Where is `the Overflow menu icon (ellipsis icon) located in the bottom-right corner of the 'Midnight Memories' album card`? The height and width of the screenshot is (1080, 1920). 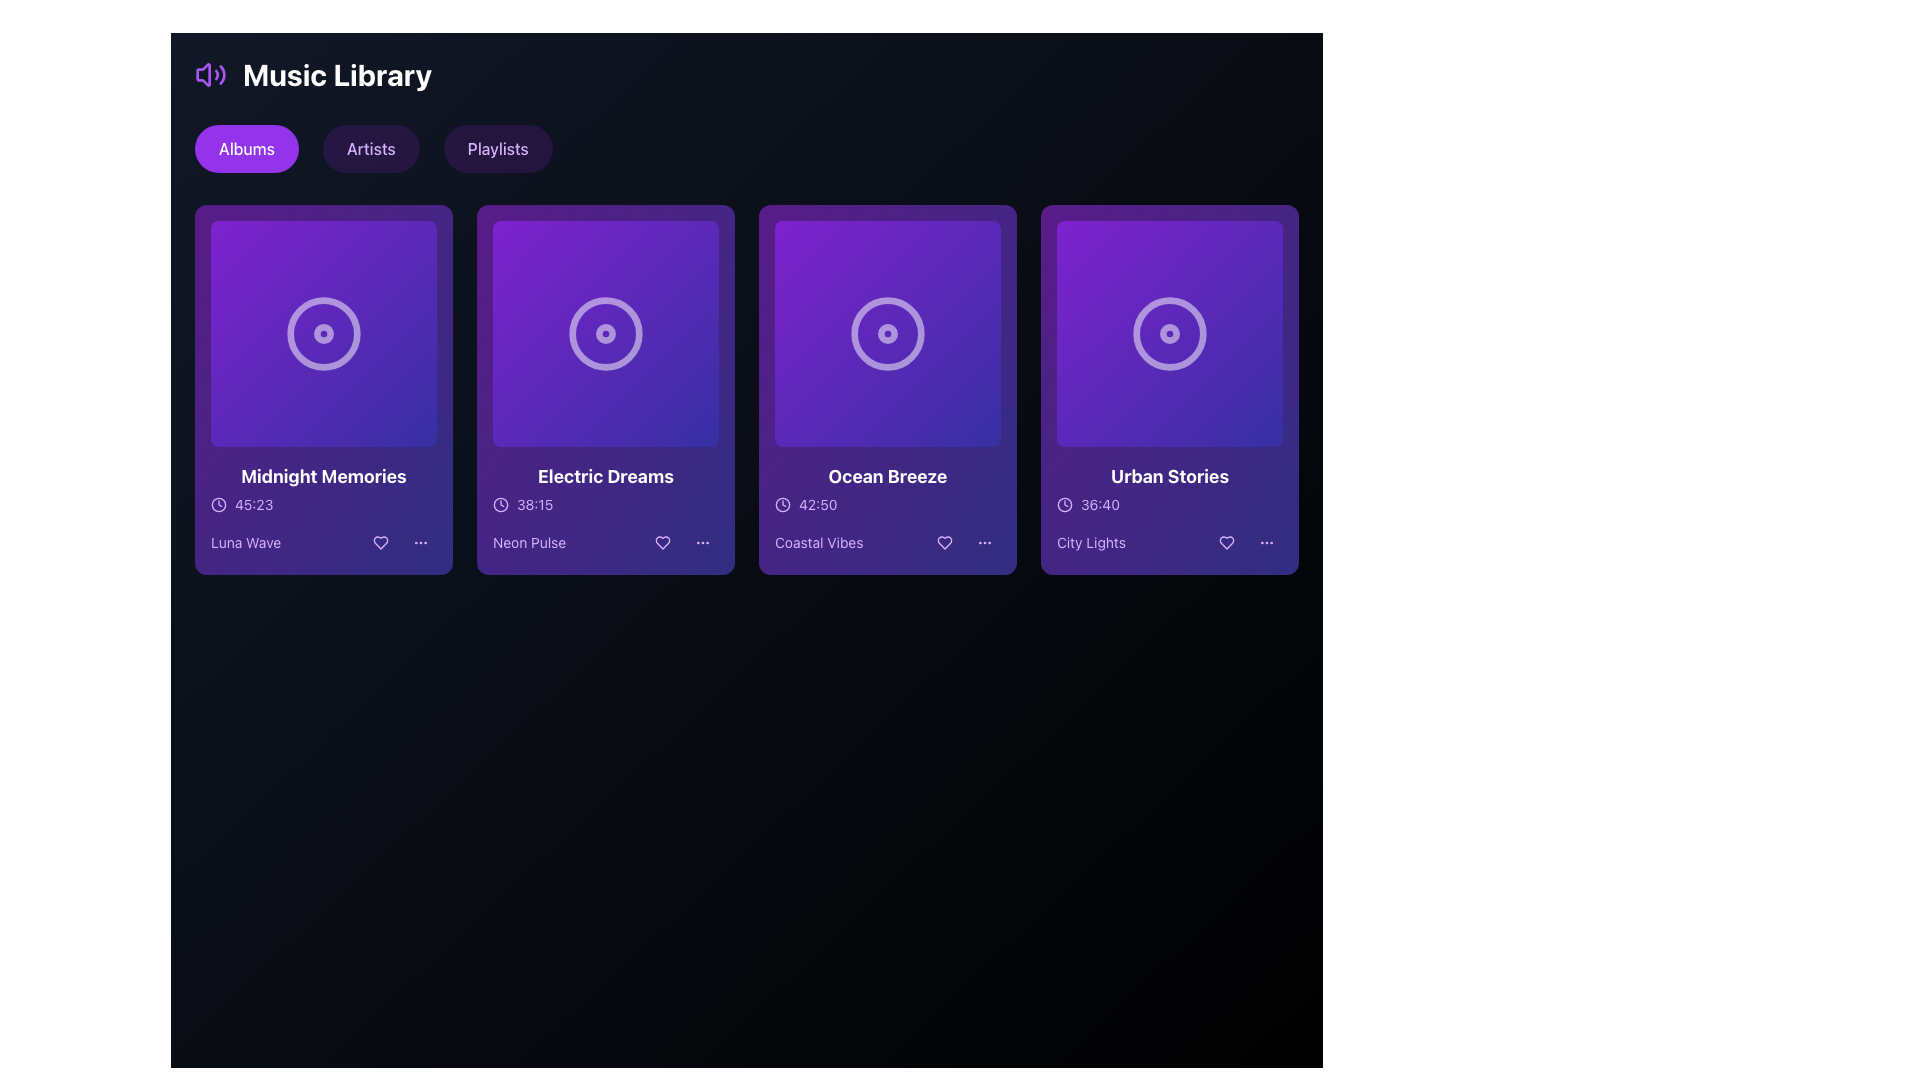
the Overflow menu icon (ellipsis icon) located in the bottom-right corner of the 'Midnight Memories' album card is located at coordinates (420, 543).